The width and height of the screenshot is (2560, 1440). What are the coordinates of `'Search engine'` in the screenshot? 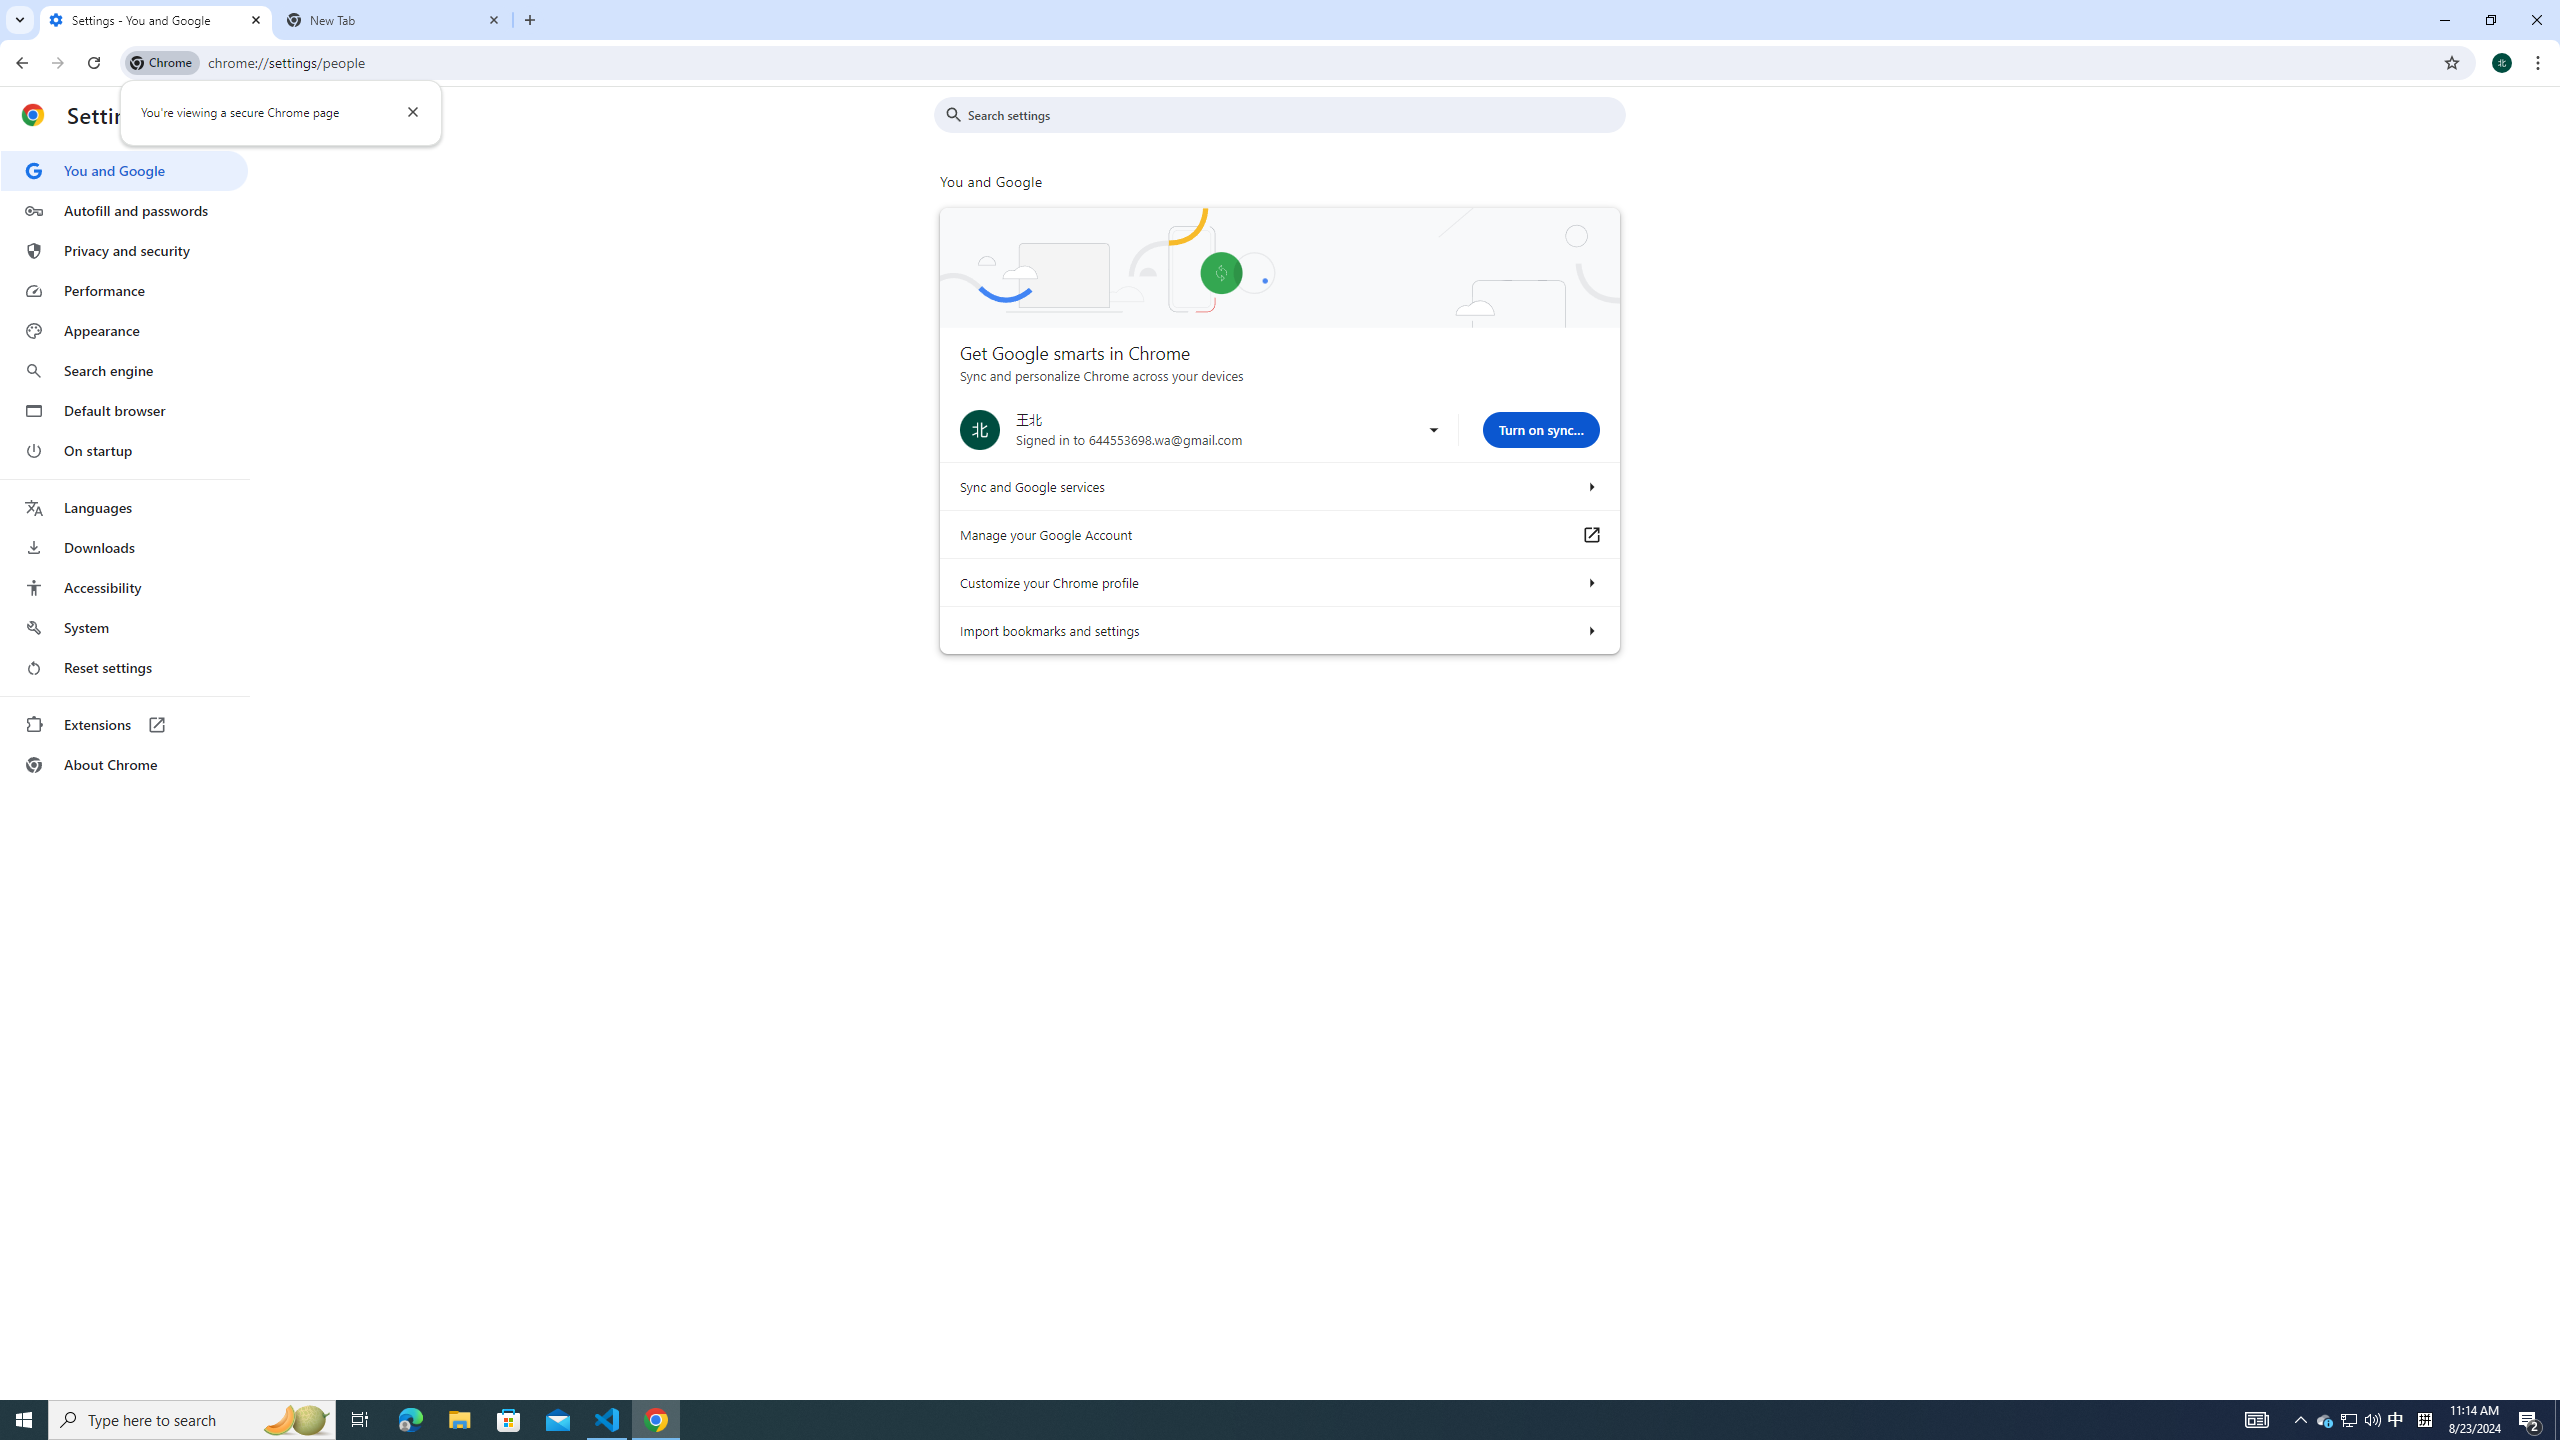 It's located at (123, 371).